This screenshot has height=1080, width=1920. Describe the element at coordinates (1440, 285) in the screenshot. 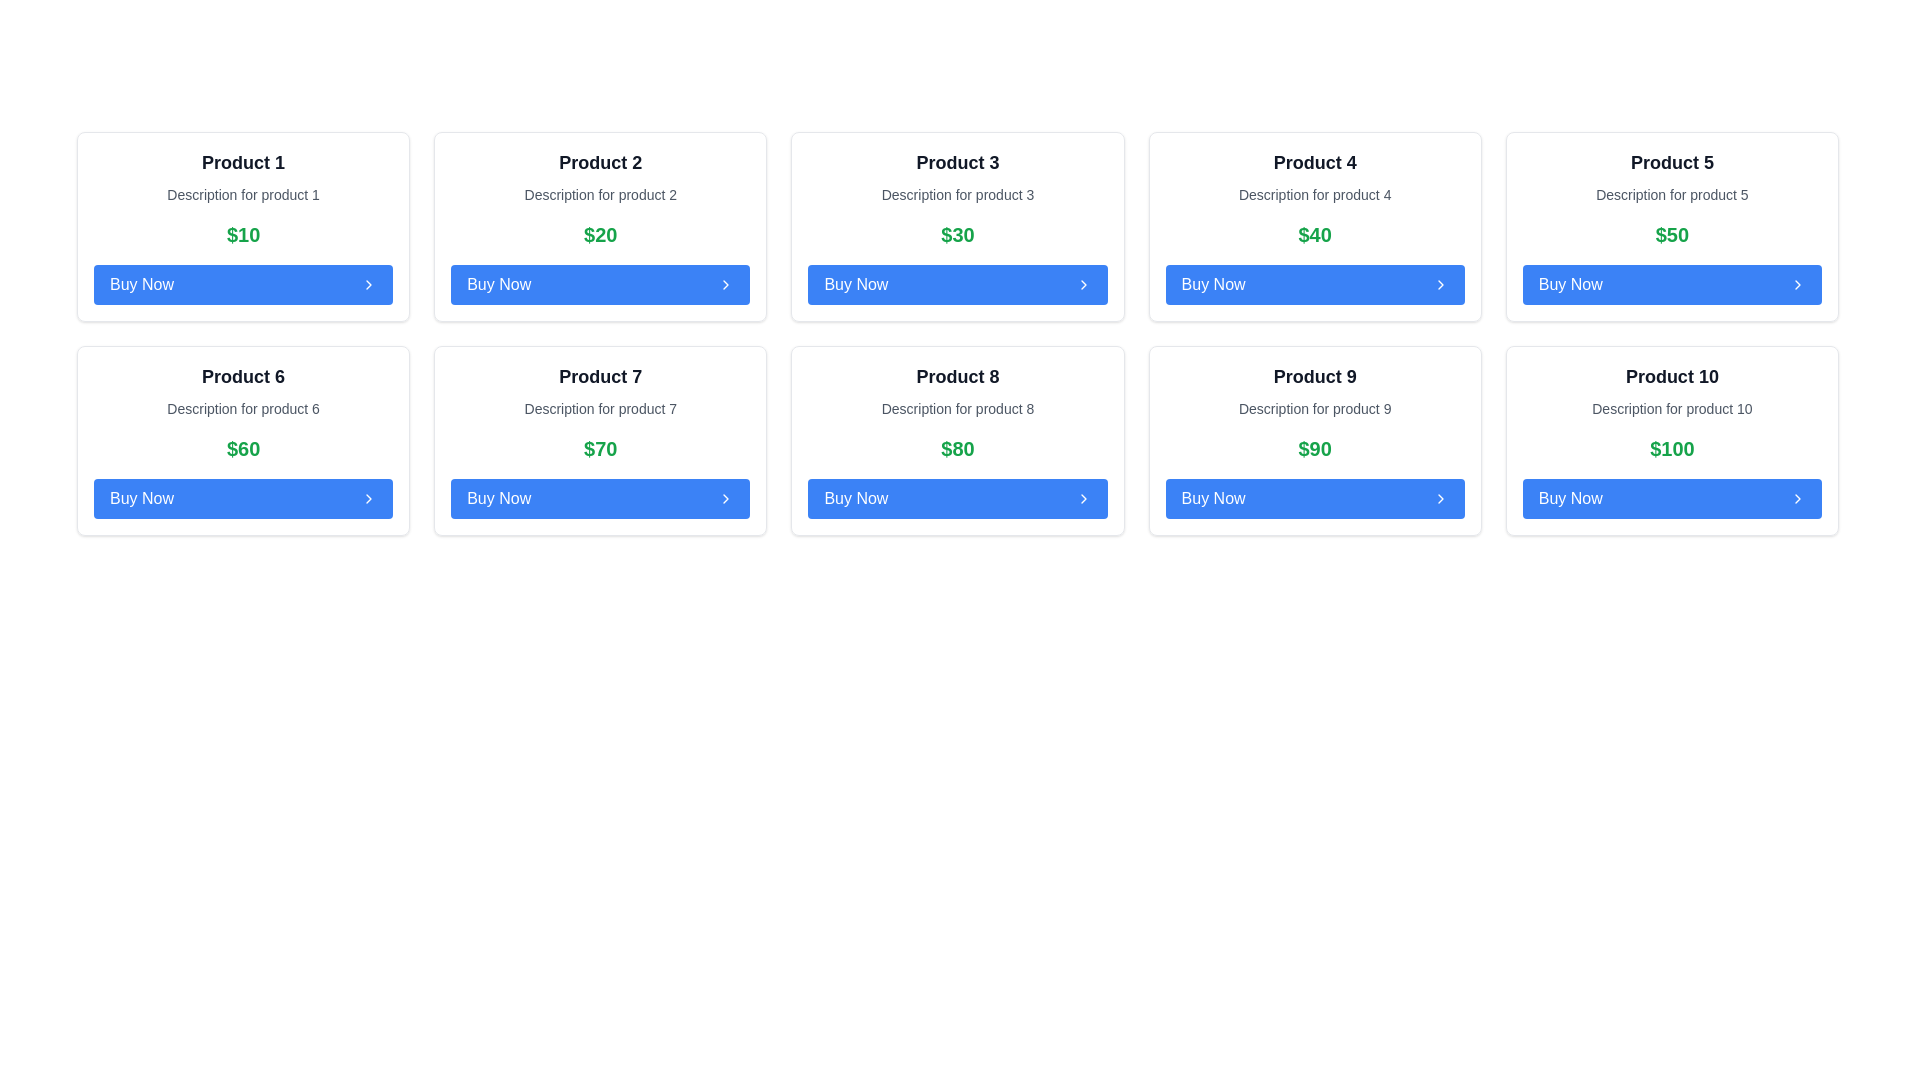

I see `the right-pointing chevron icon inside the 'Buy Now' button in the pricing card for 'Product 5'` at that location.